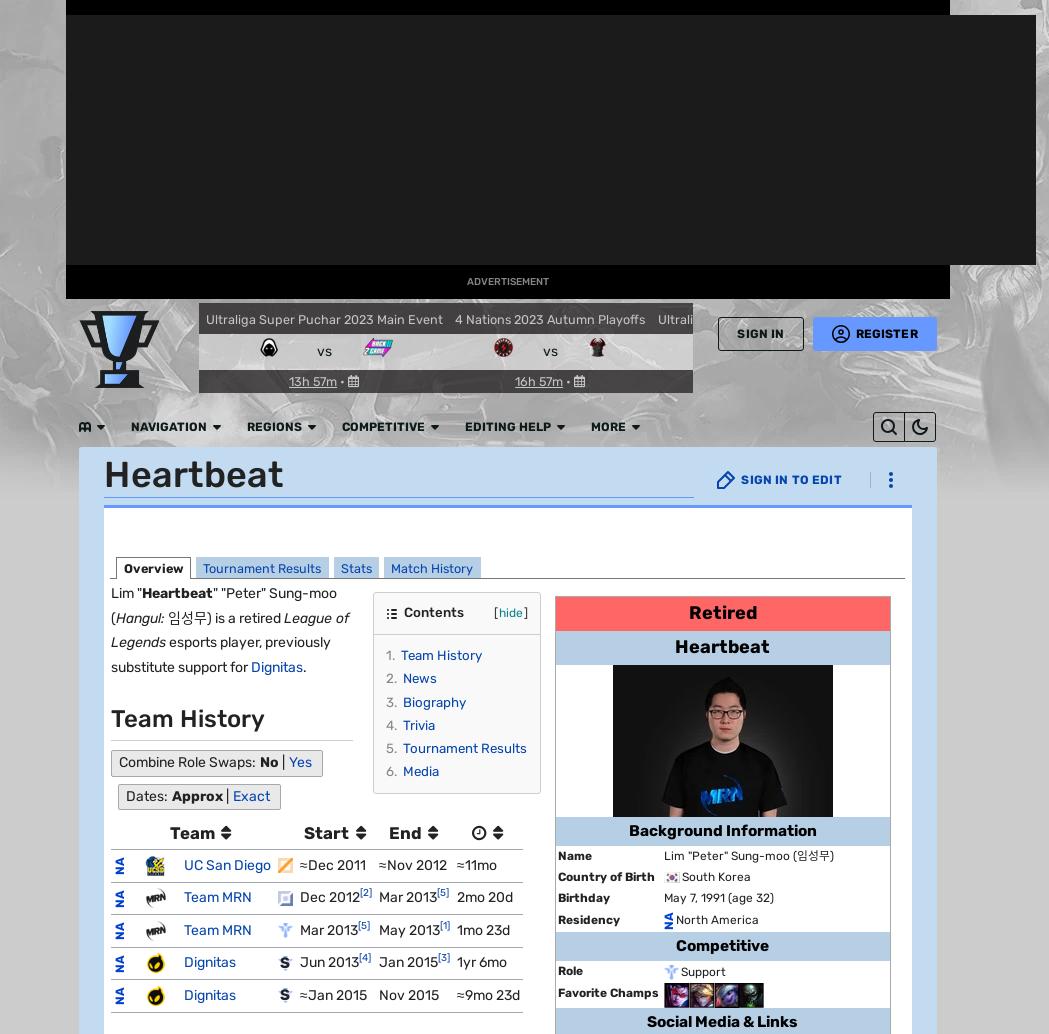 Image resolution: width=1049 pixels, height=1034 pixels. What do you see at coordinates (165, 389) in the screenshot?
I see `'⧼timeago-minute⧽'` at bounding box center [165, 389].